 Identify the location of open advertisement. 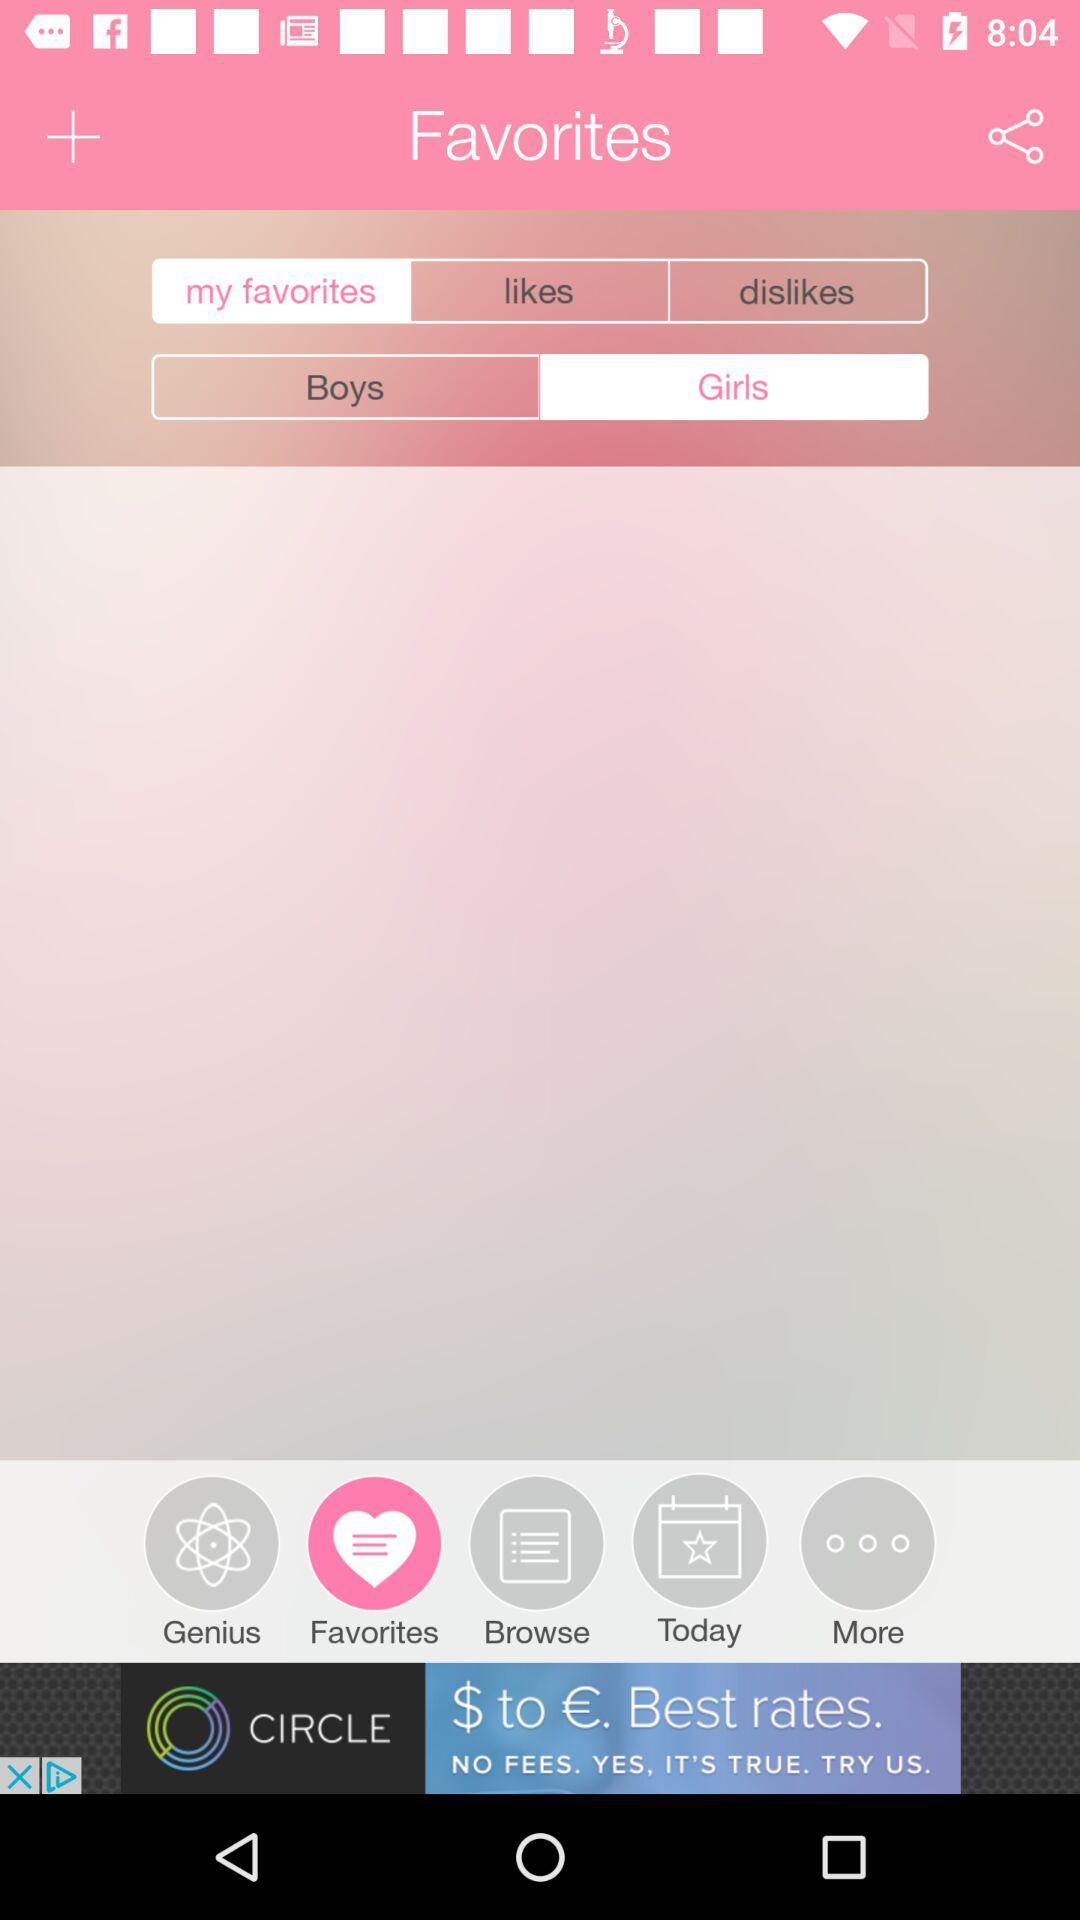
(540, 1727).